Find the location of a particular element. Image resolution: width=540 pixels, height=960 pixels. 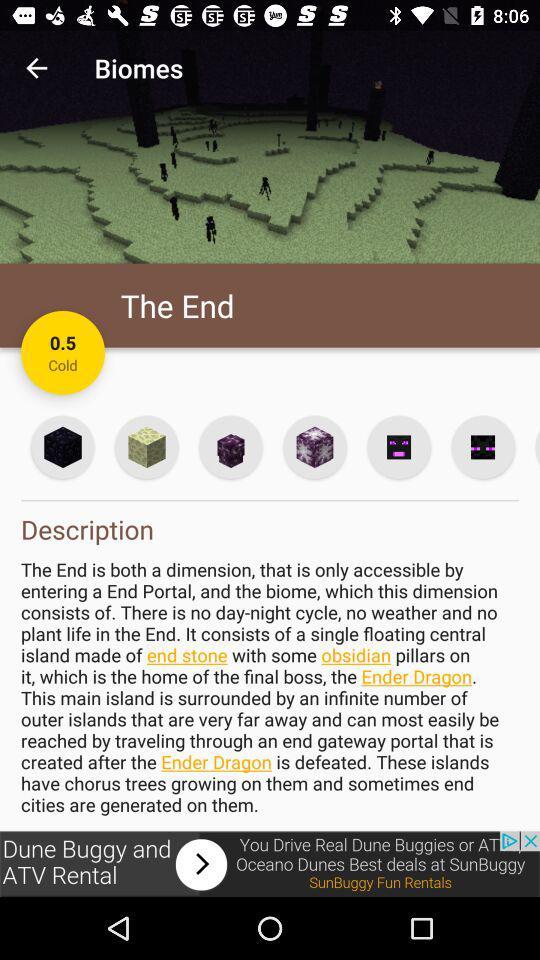

gift pega is located at coordinates (145, 447).